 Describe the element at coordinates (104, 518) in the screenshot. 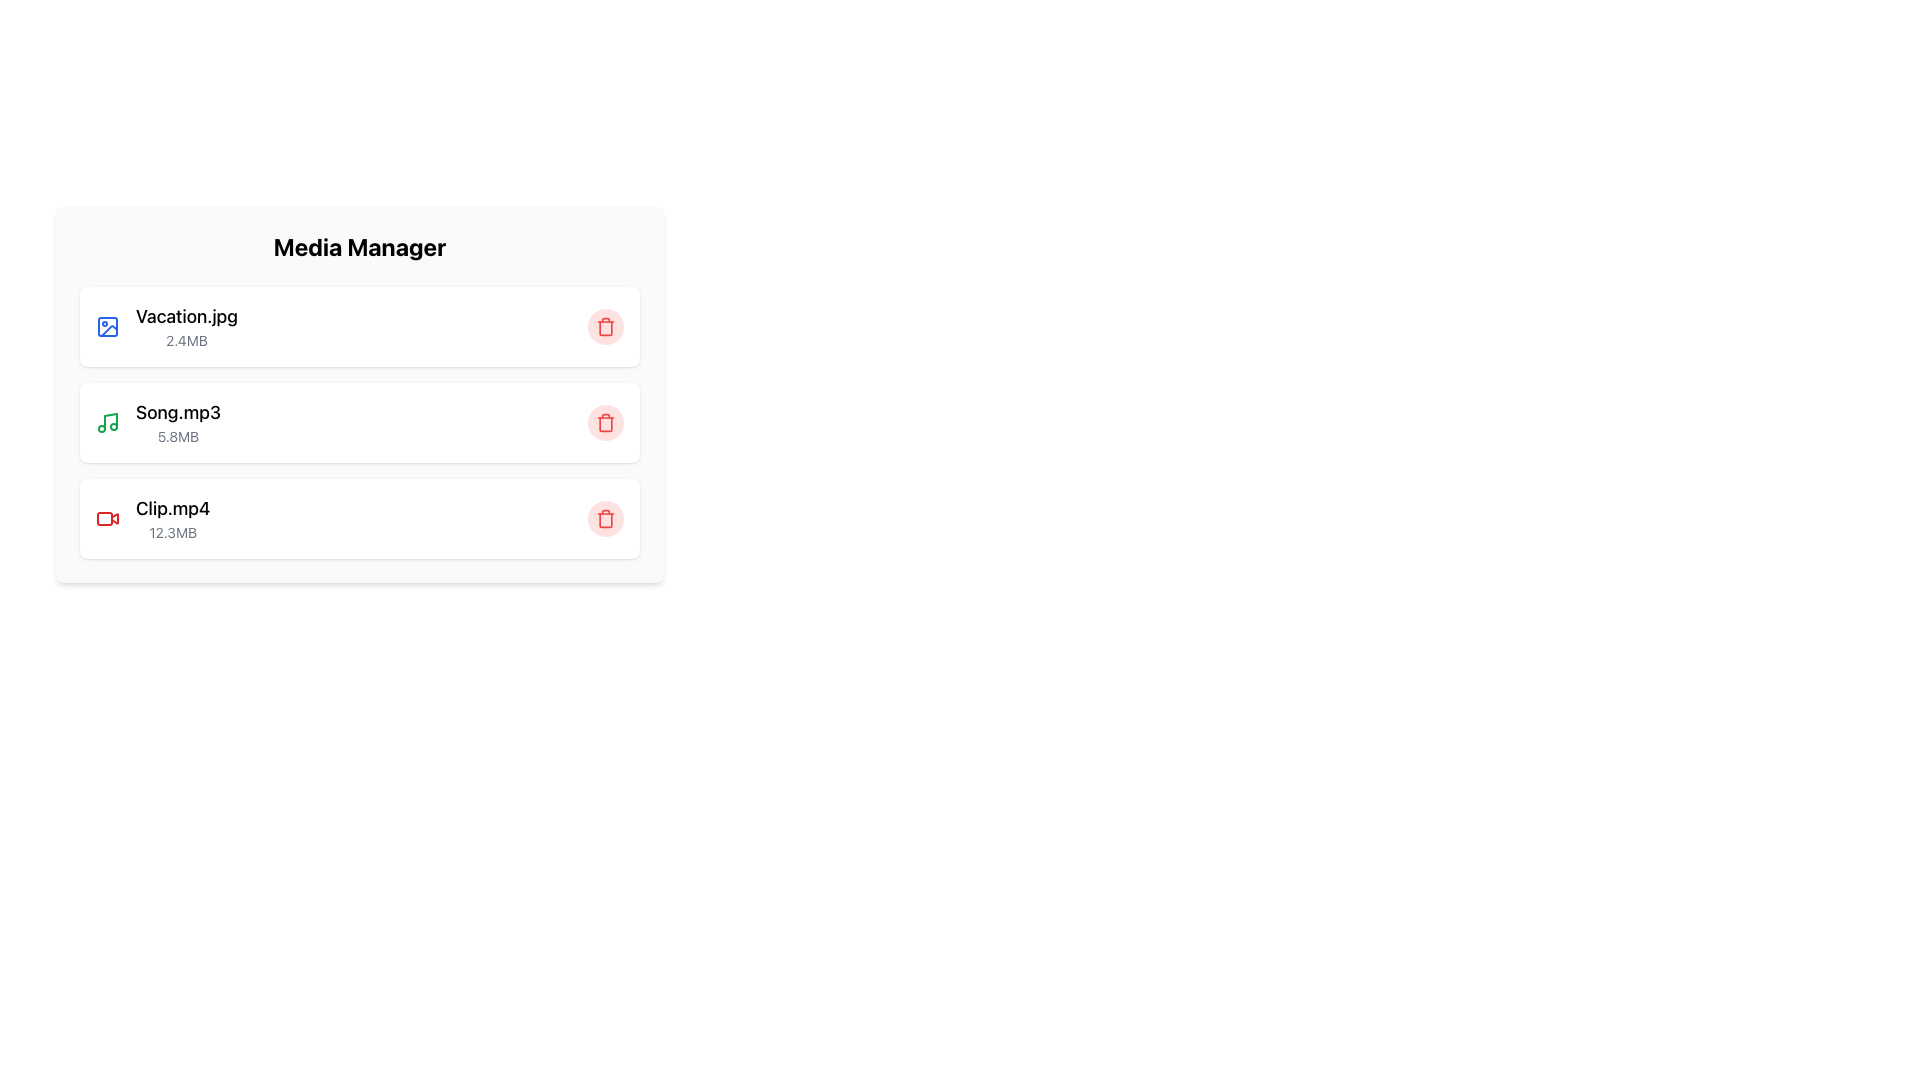

I see `the delete button located in the bottom right corner of the 'Clip.mp4' entry within the 'Media Manager' pane` at that location.